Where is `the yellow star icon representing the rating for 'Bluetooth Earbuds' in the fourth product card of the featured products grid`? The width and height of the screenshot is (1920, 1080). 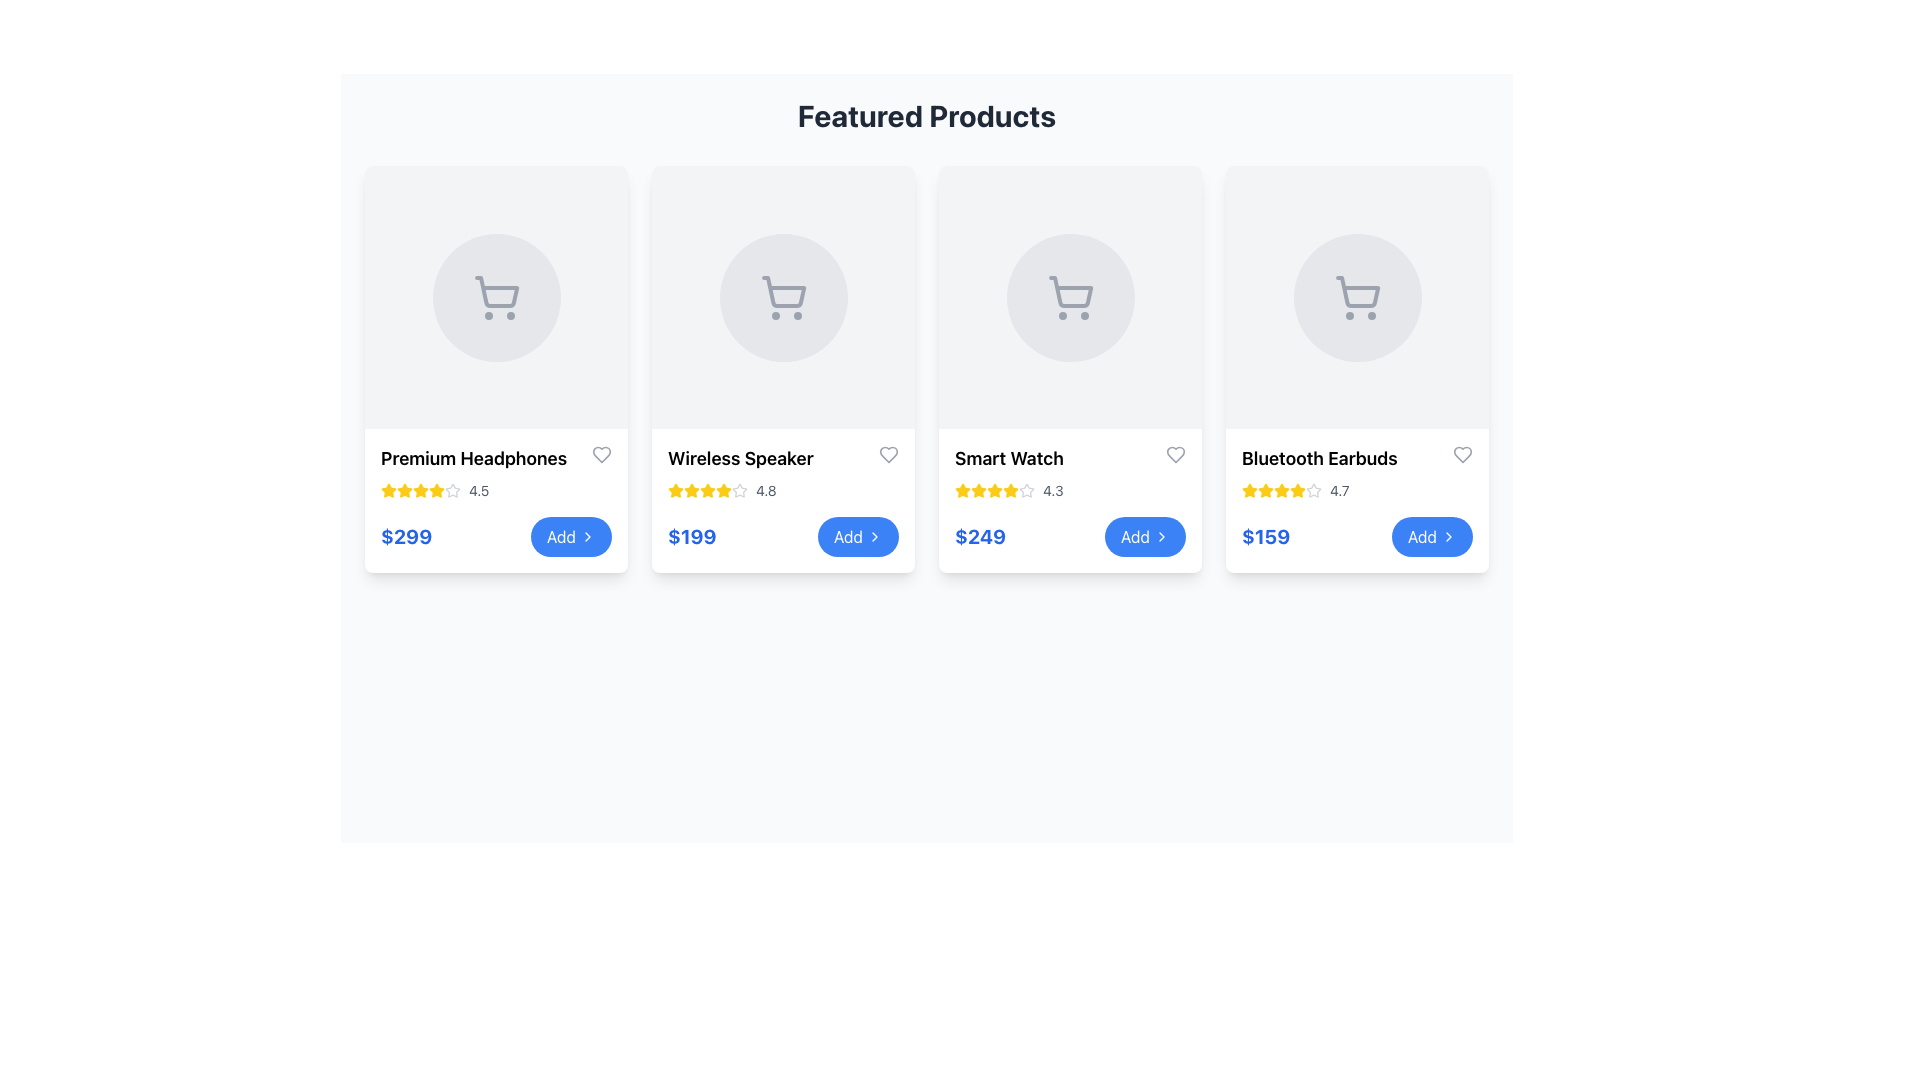 the yellow star icon representing the rating for 'Bluetooth Earbuds' in the fourth product card of the featured products grid is located at coordinates (1297, 490).